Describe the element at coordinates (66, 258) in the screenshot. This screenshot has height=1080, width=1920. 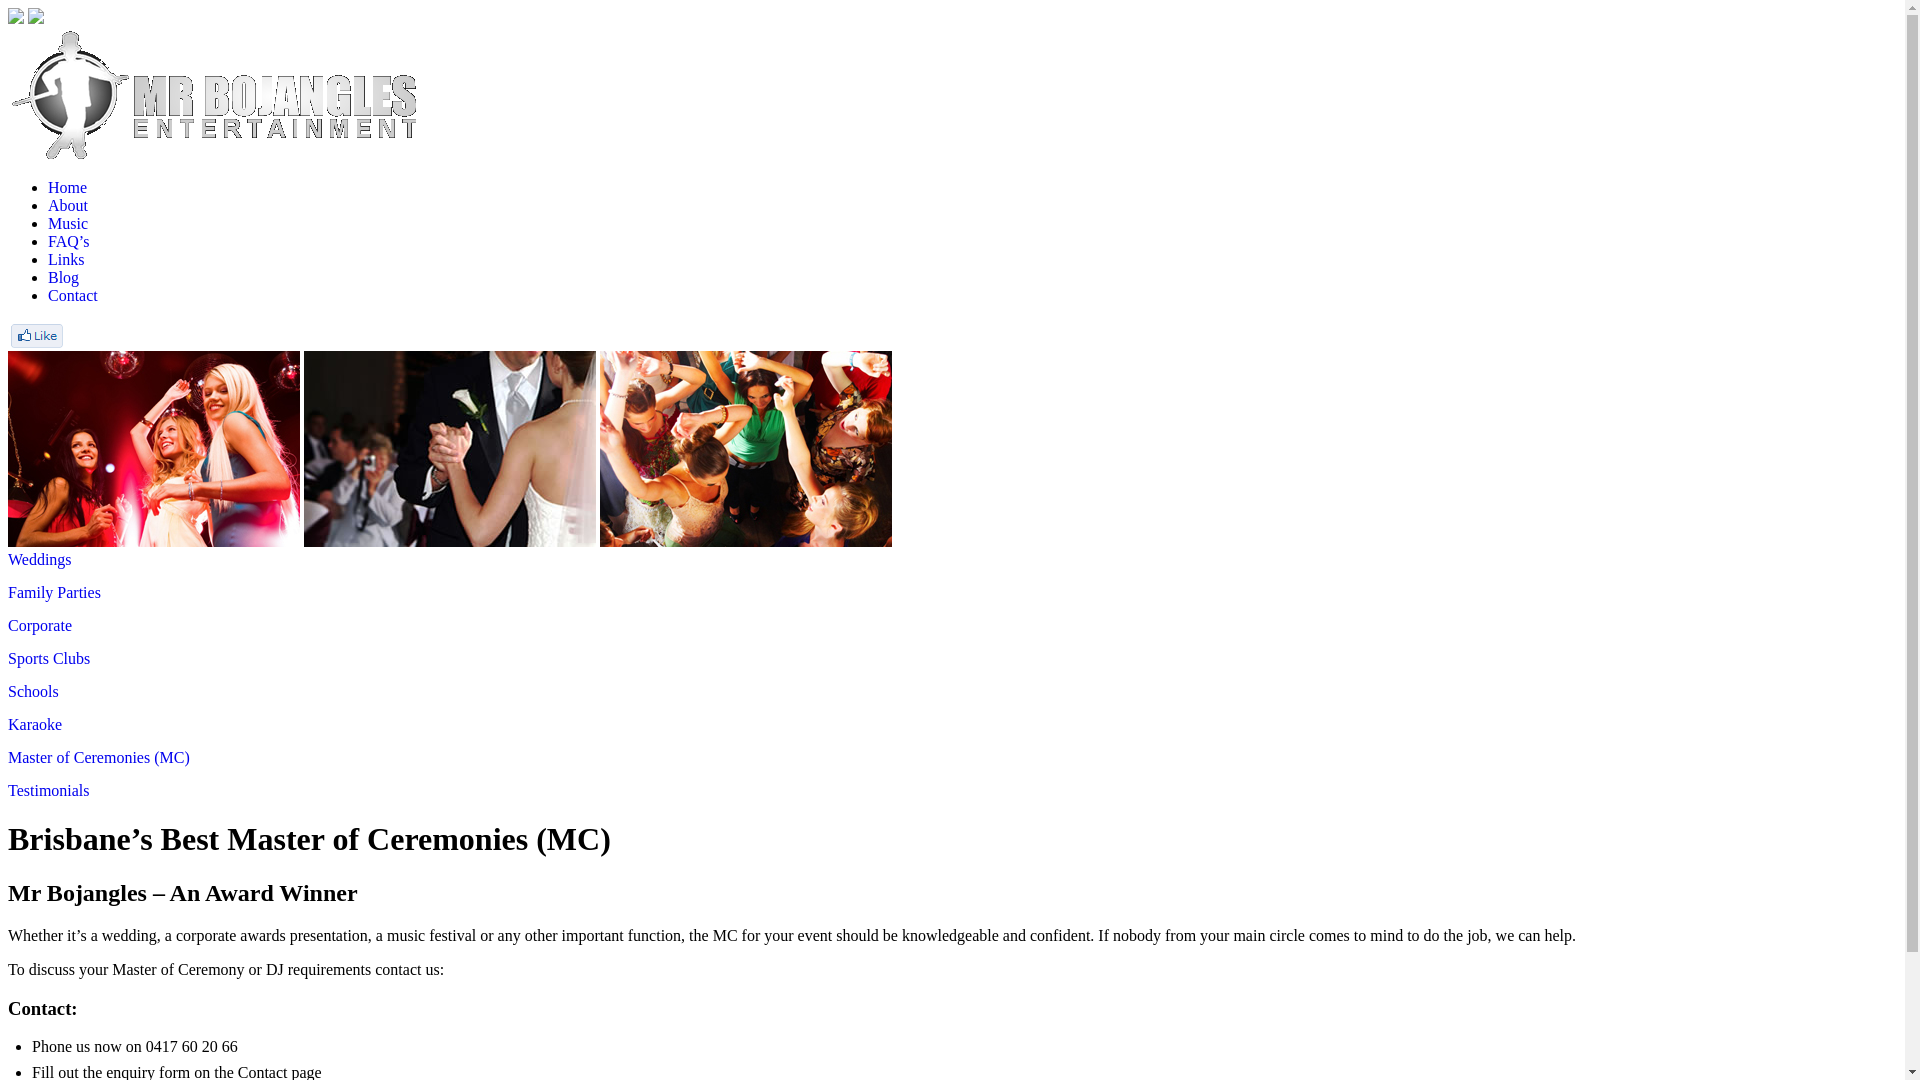
I see `'Links'` at that location.